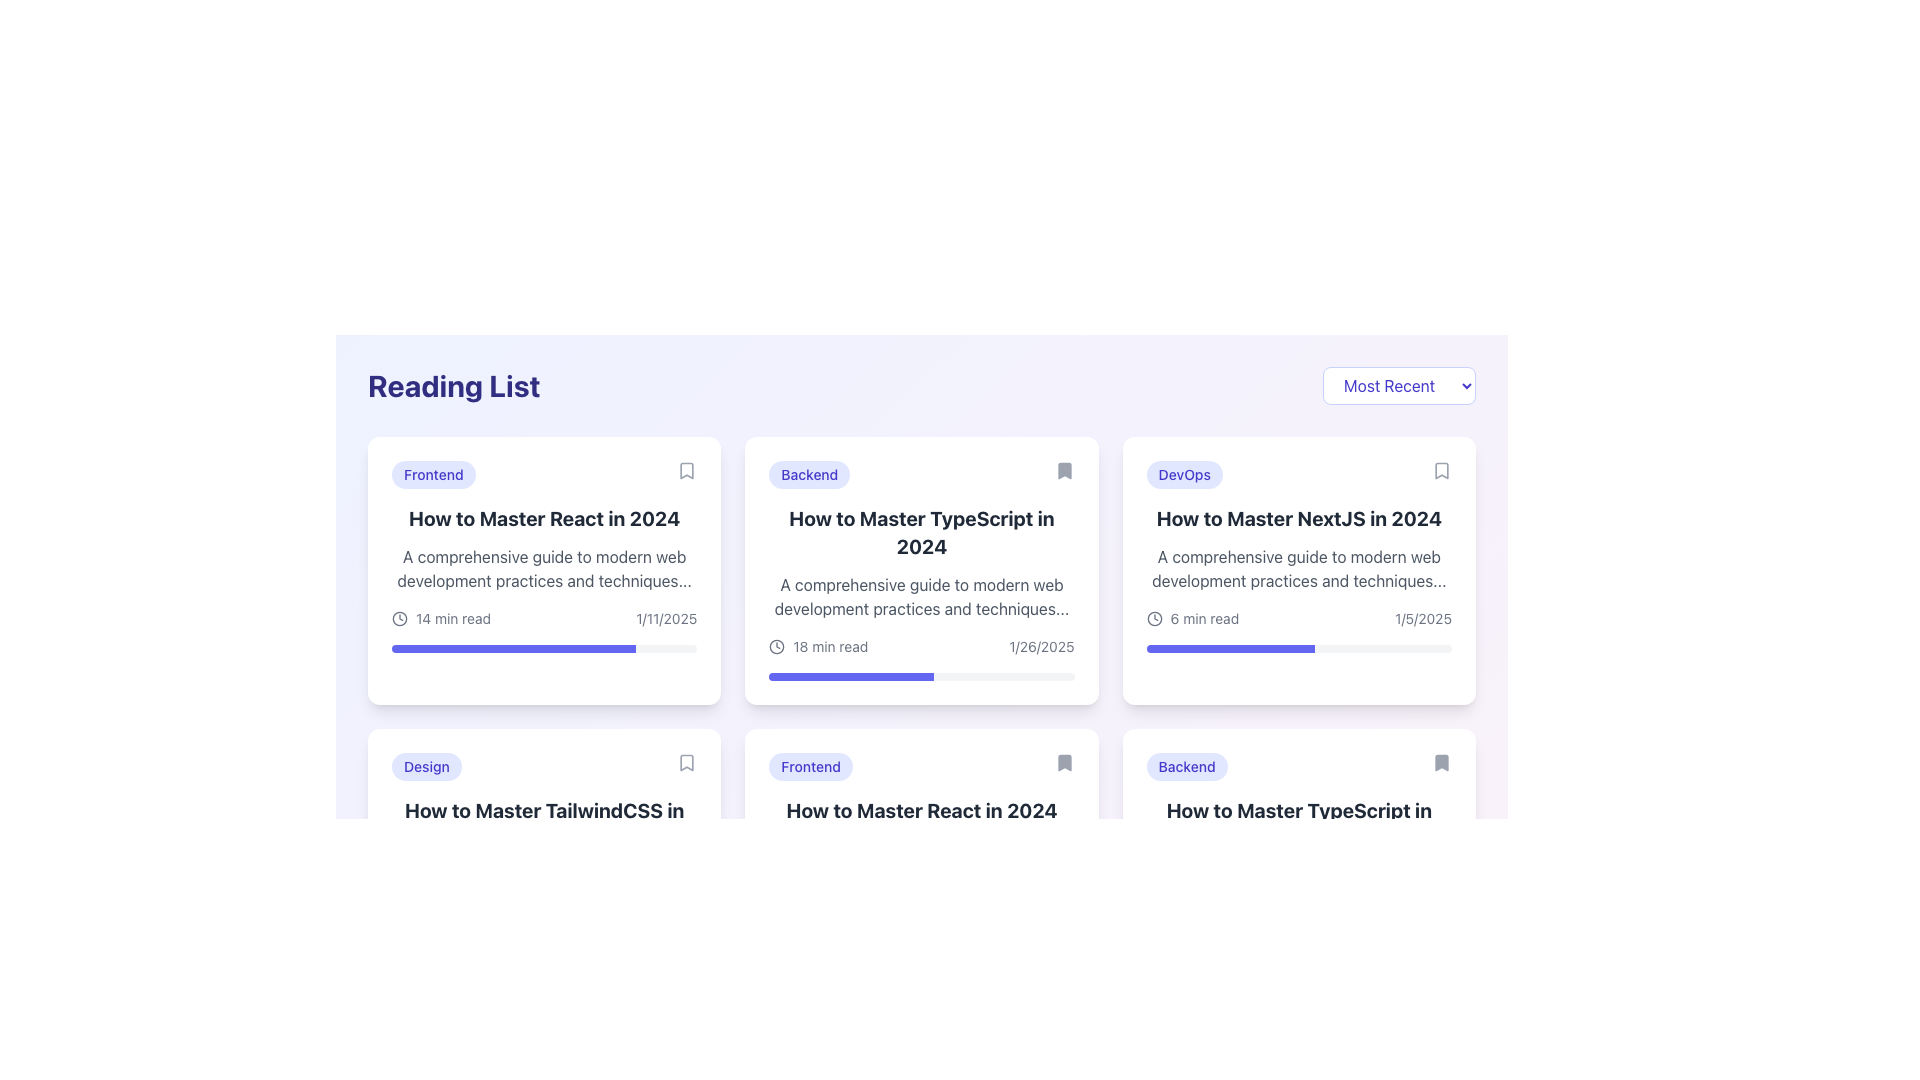 This screenshot has width=1920, height=1080. I want to click on the bookmark button located at the top-right corner of the 'How to Master TailwindCSS in 2024' card to observe the color change, so click(687, 763).